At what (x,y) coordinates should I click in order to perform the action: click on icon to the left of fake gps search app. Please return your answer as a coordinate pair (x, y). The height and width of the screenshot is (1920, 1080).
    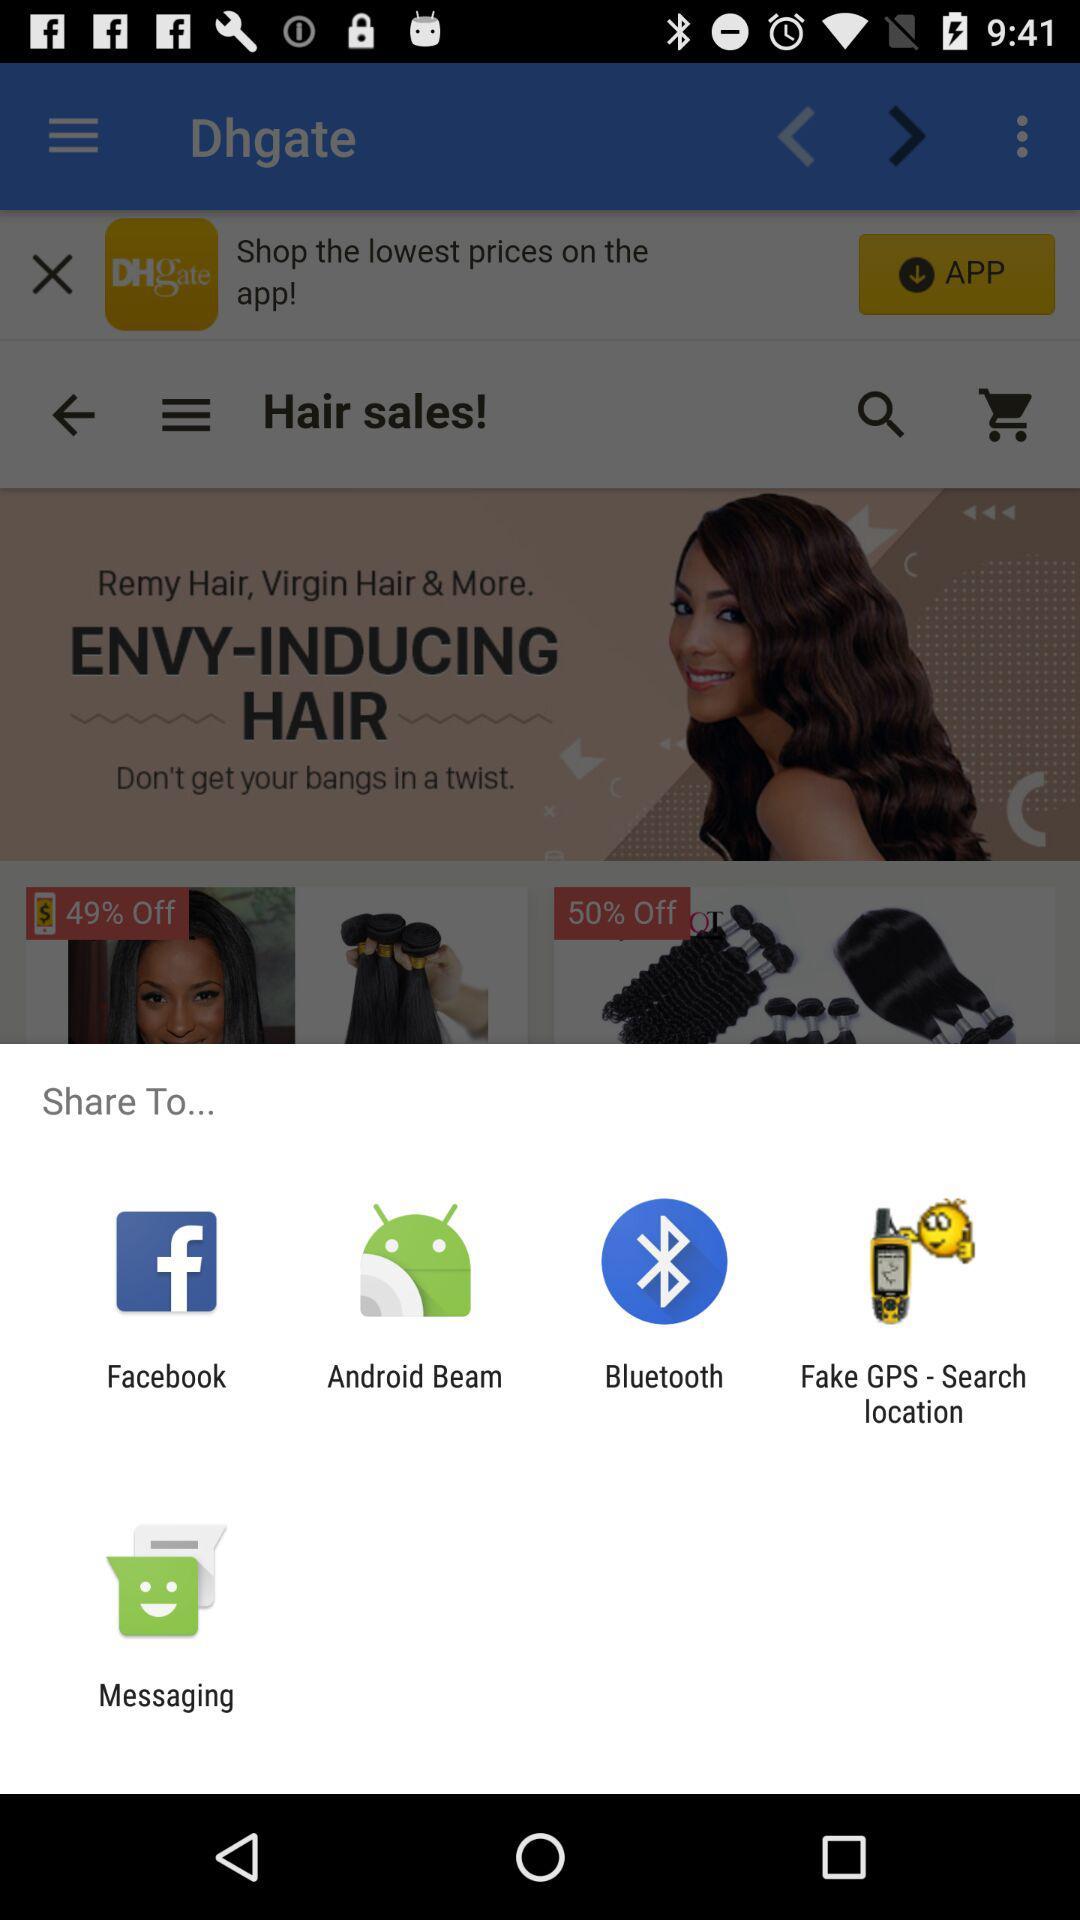
    Looking at the image, I should click on (664, 1392).